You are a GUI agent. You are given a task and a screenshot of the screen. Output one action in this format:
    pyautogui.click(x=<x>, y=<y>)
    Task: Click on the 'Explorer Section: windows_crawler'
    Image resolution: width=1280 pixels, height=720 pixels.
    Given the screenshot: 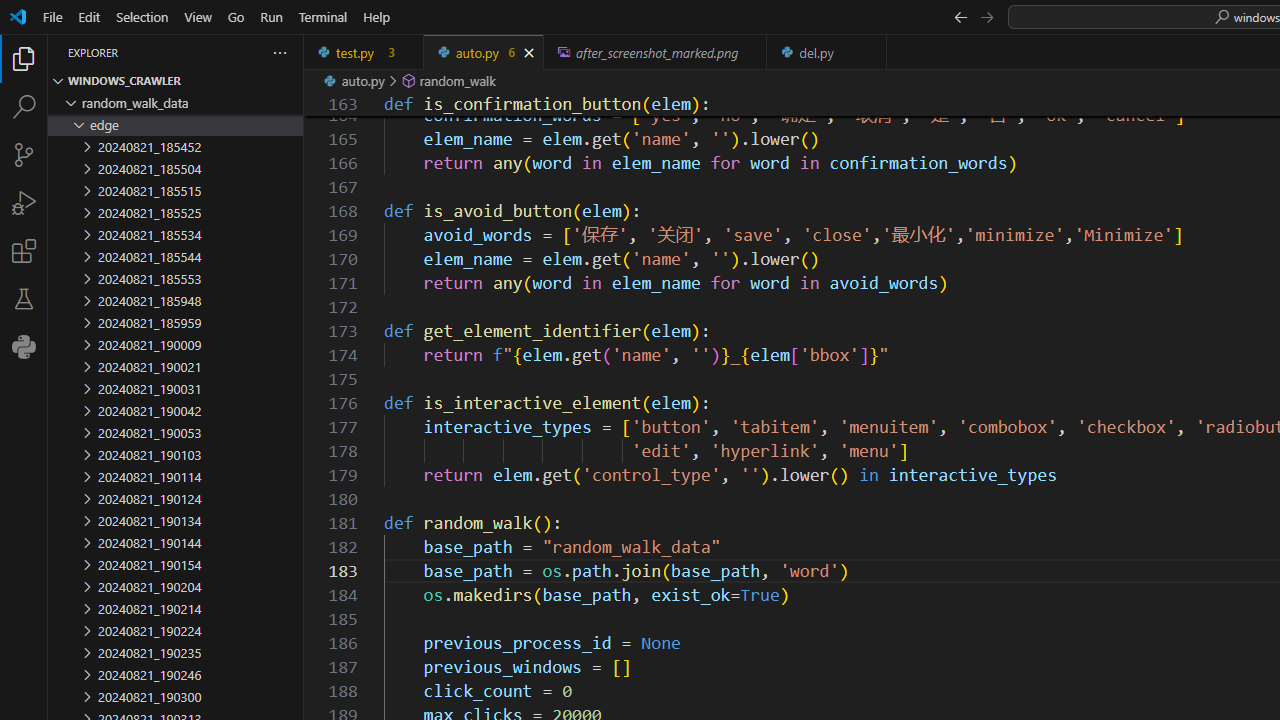 What is the action you would take?
    pyautogui.click(x=176, y=80)
    